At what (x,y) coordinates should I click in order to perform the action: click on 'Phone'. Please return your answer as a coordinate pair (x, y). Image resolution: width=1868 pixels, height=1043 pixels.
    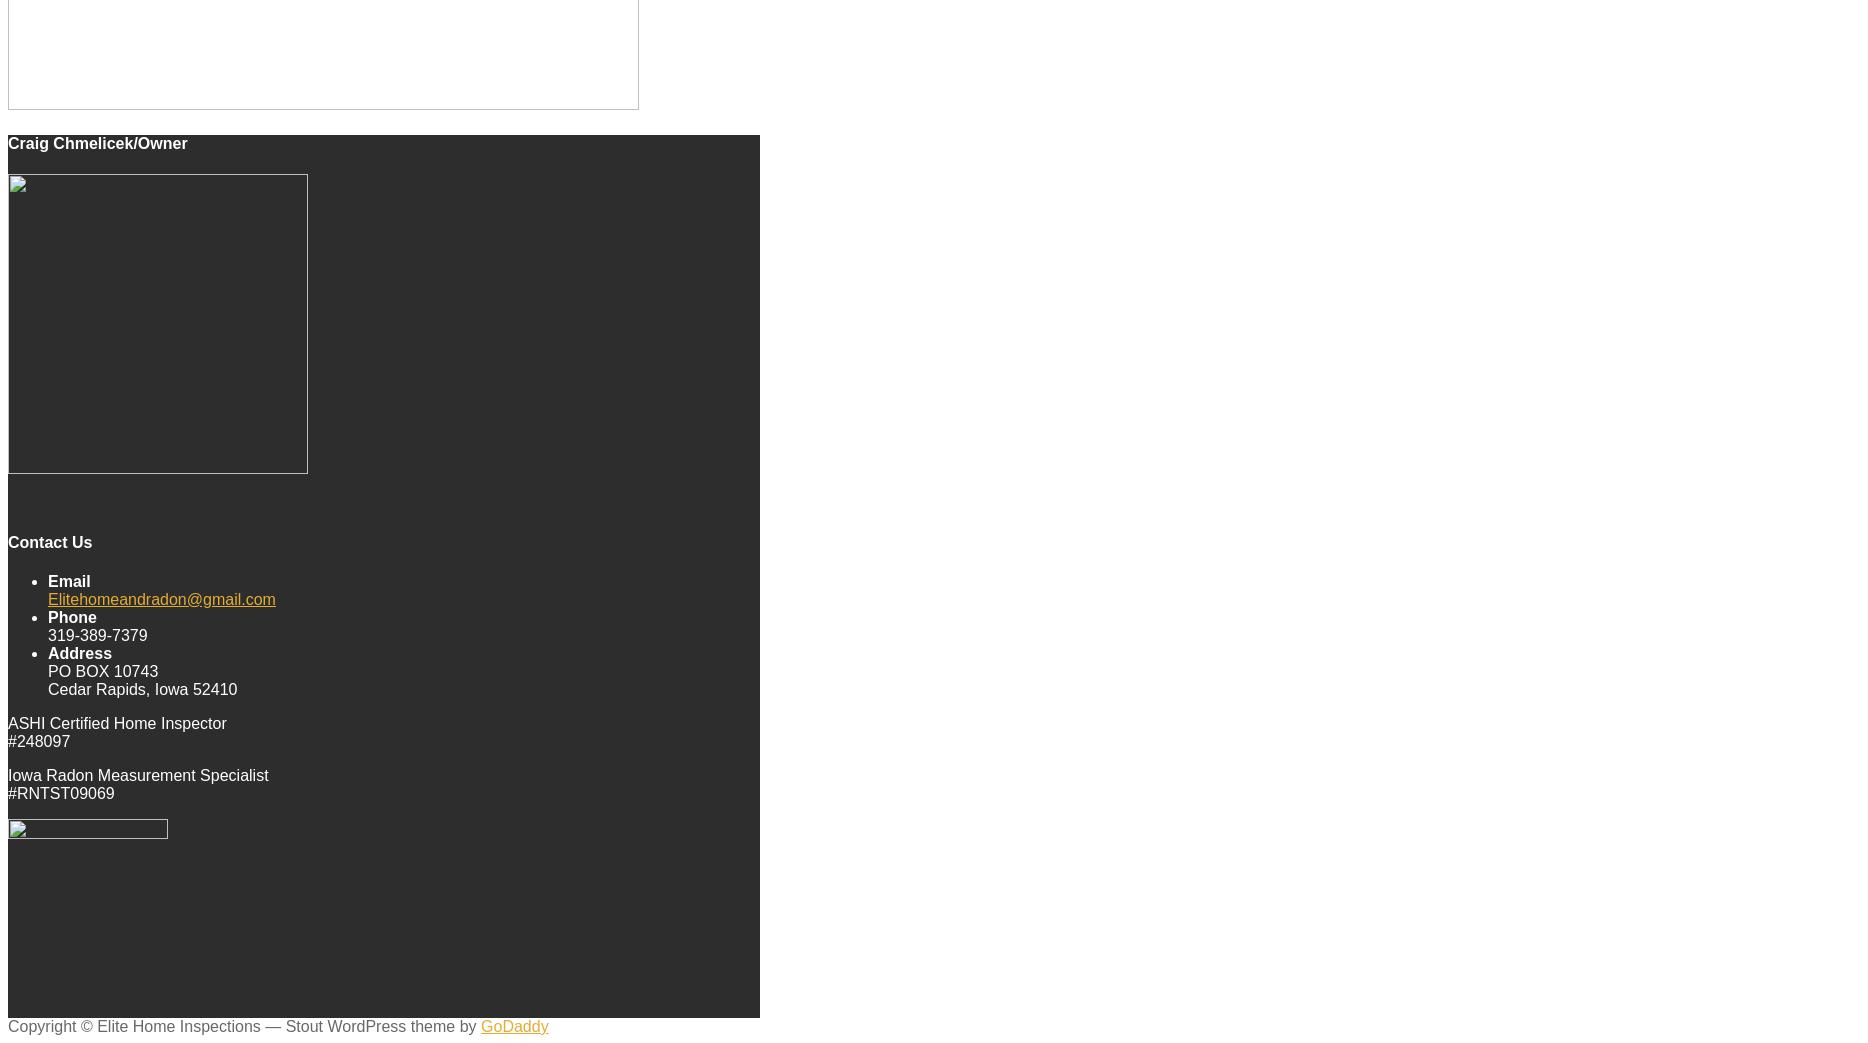
    Looking at the image, I should click on (48, 615).